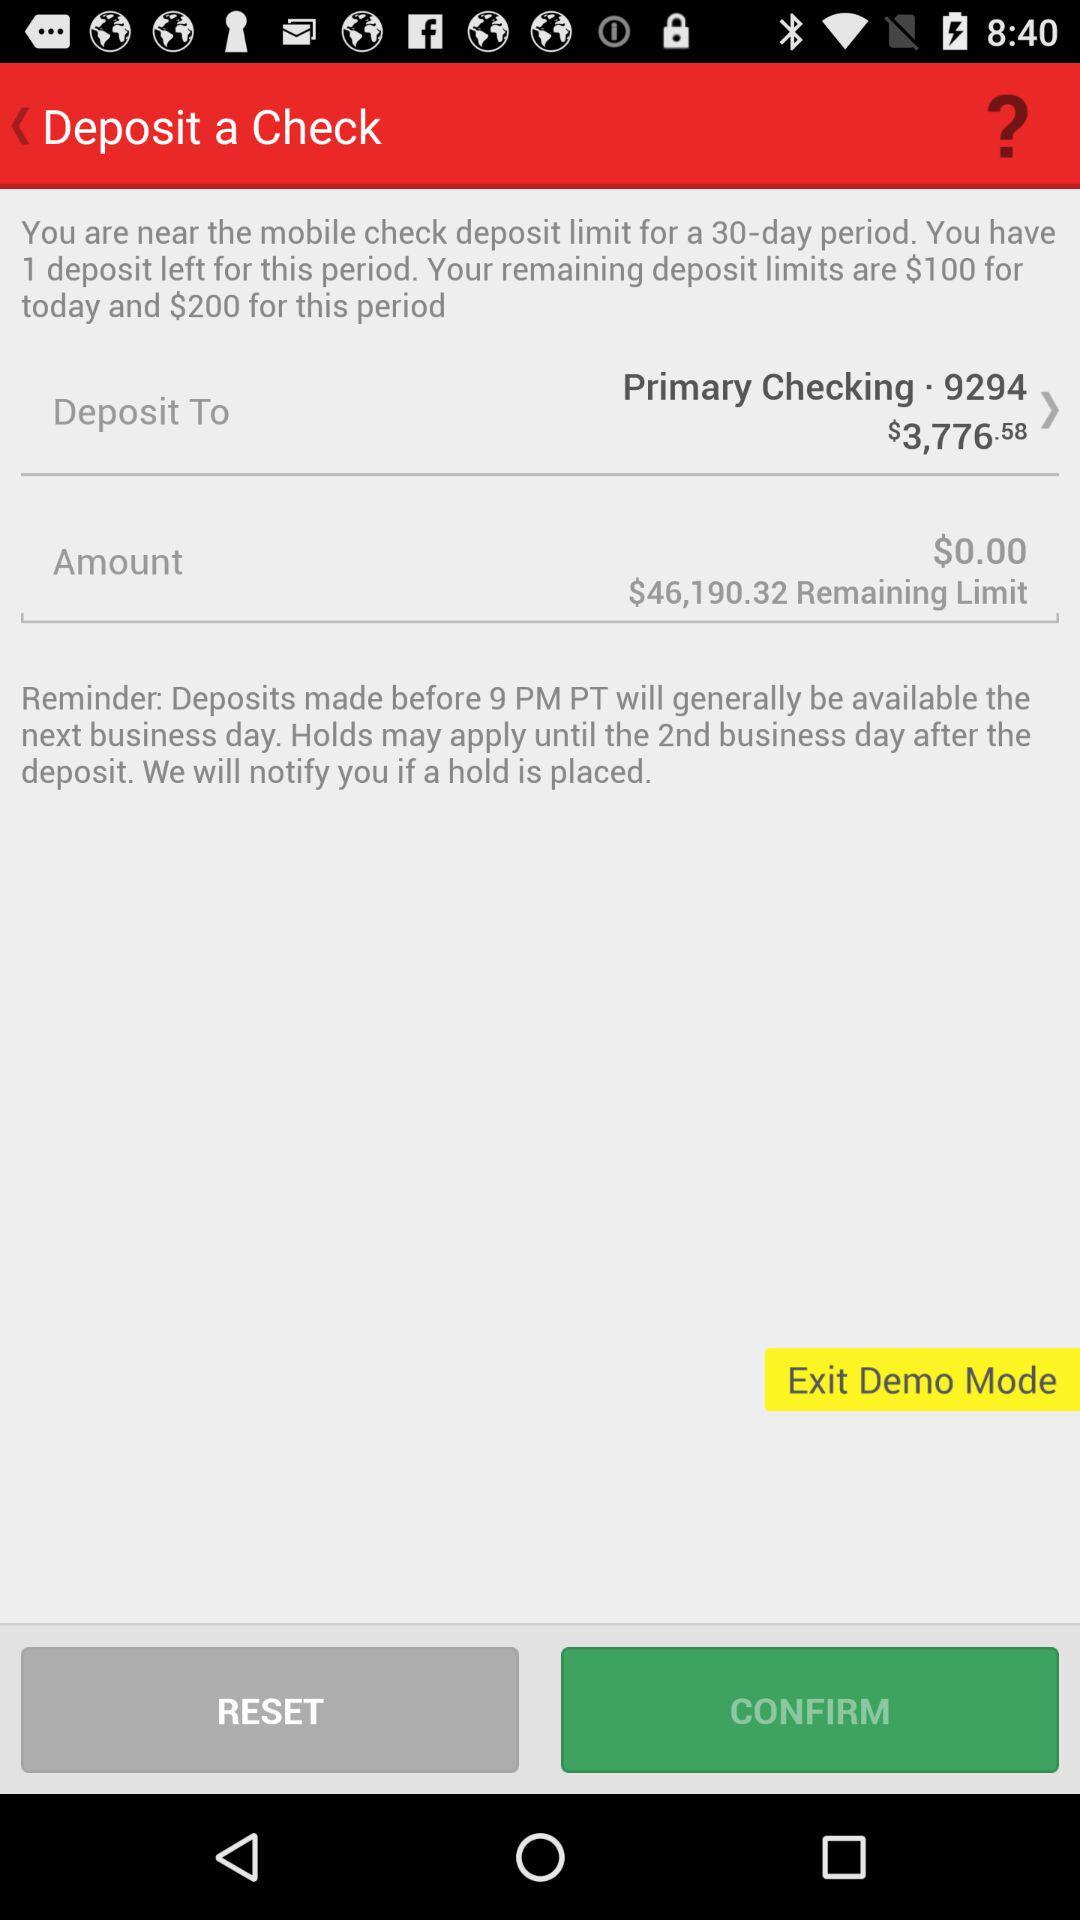 This screenshot has height=1920, width=1080. Describe the element at coordinates (810, 1708) in the screenshot. I see `item at the bottom right corner` at that location.